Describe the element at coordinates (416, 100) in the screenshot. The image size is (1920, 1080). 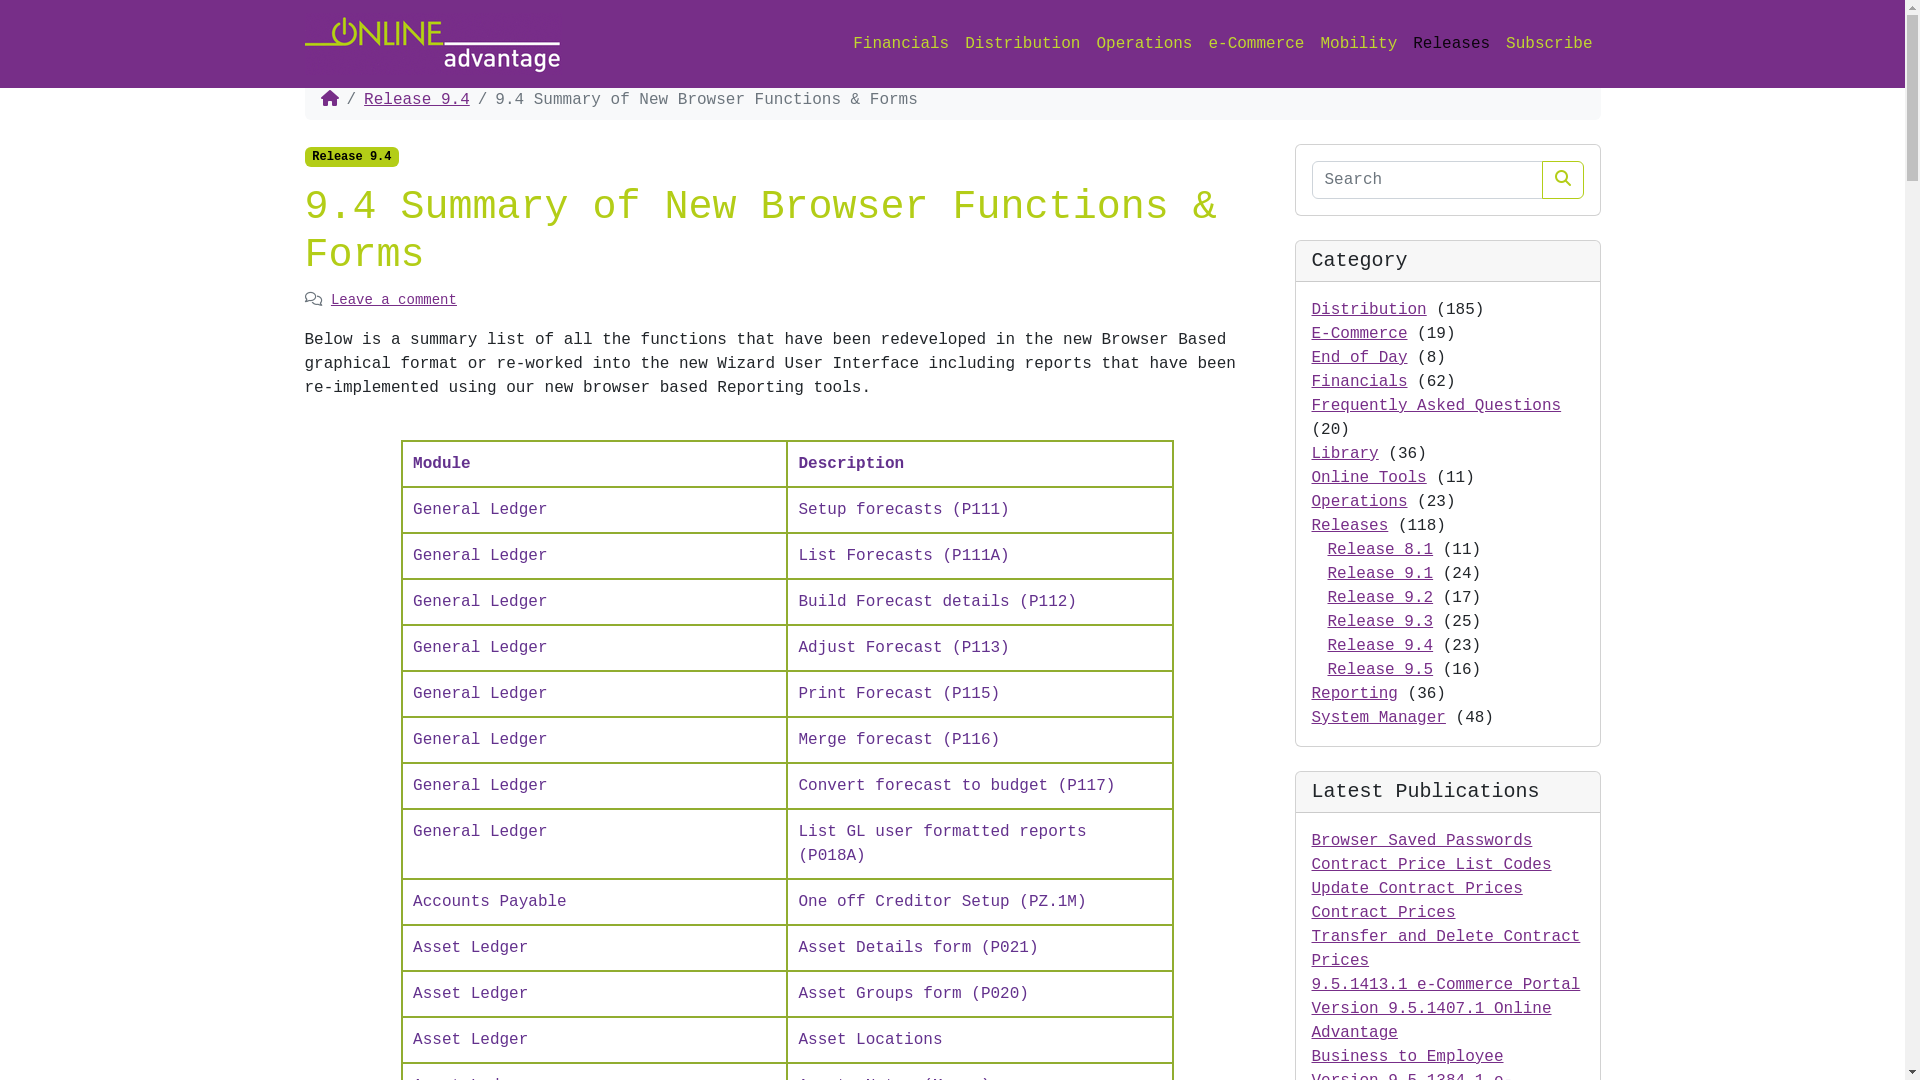
I see `'Release 9.4'` at that location.